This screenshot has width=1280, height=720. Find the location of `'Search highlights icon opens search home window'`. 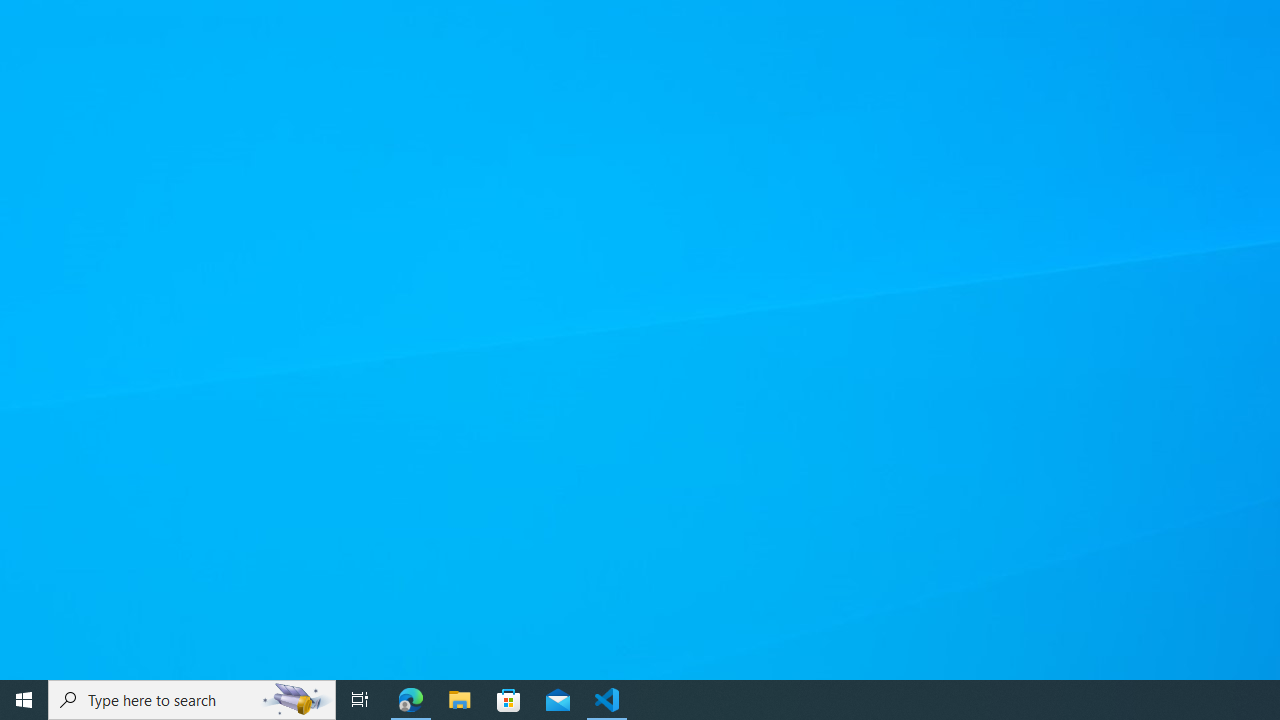

'Search highlights icon opens search home window' is located at coordinates (294, 698).